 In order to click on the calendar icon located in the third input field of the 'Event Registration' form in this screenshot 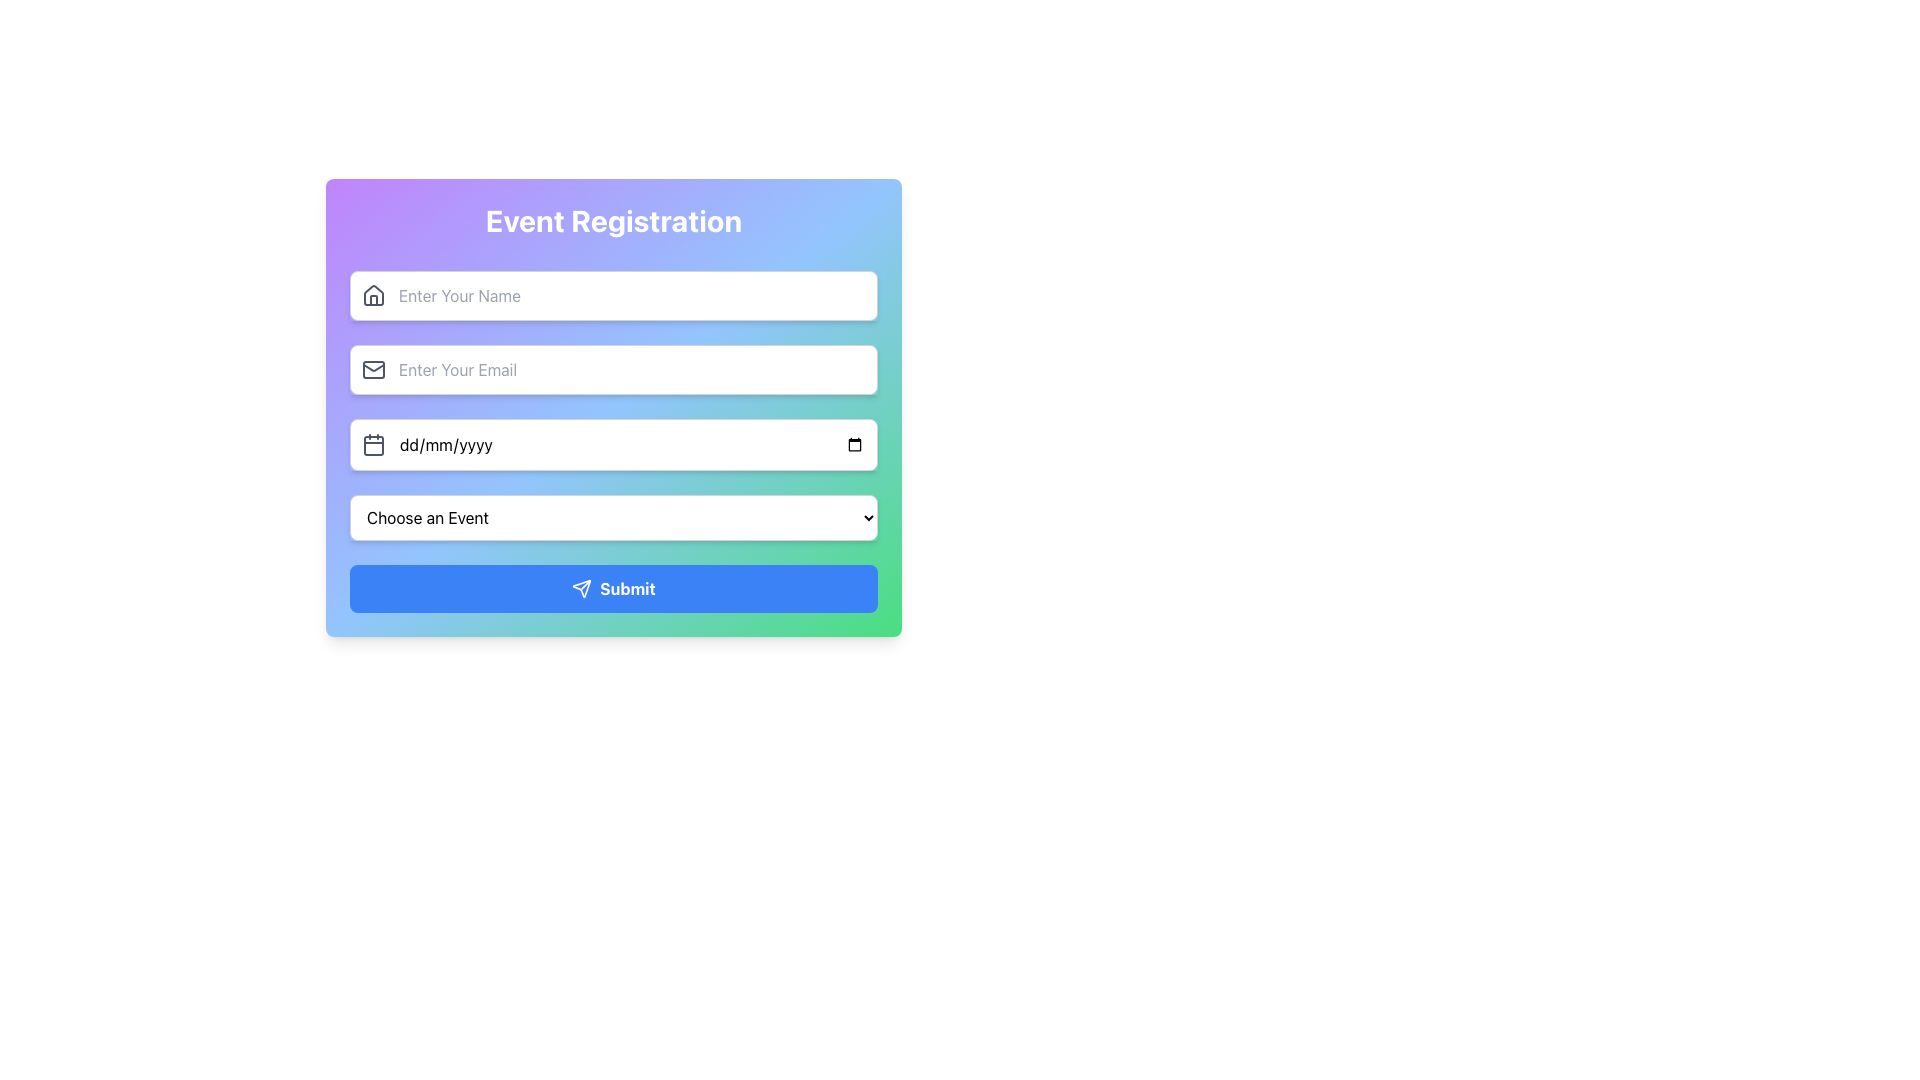, I will do `click(374, 443)`.